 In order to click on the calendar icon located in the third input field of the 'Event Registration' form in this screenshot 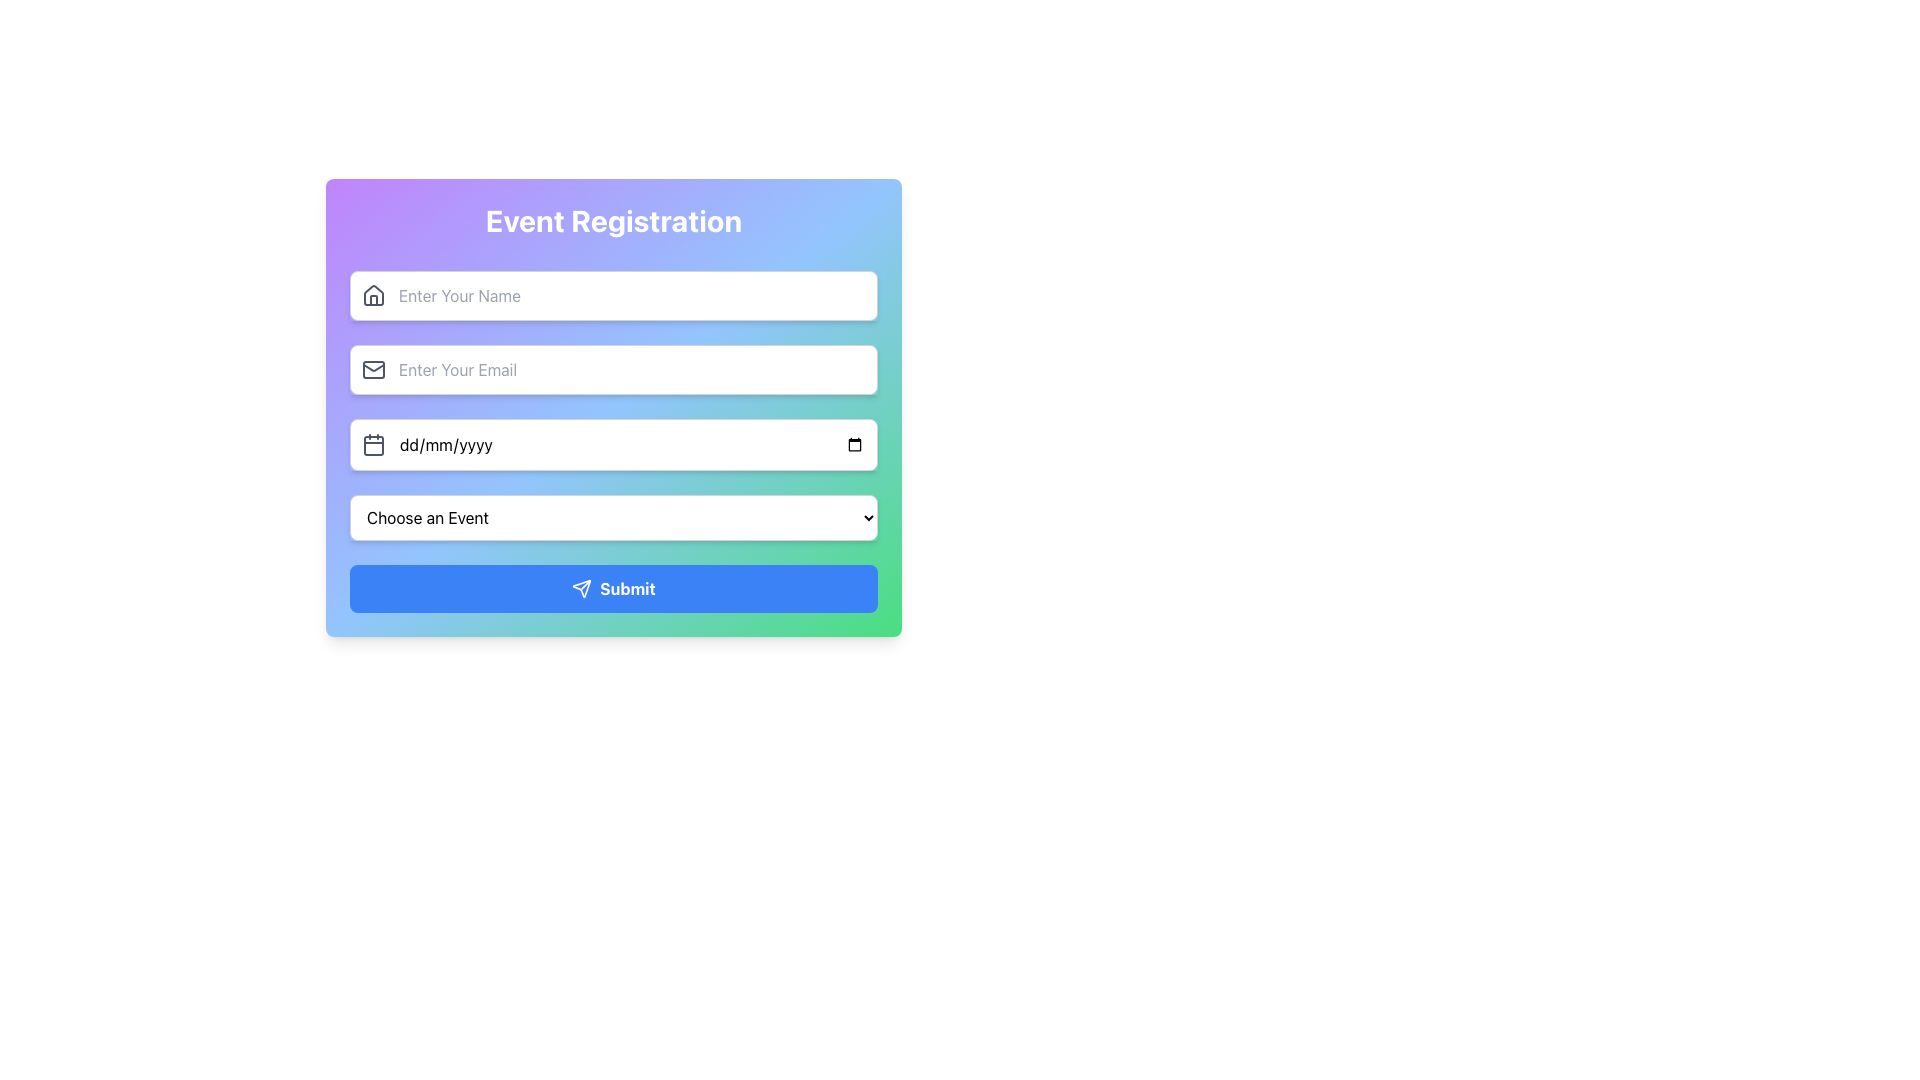, I will do `click(374, 443)`.